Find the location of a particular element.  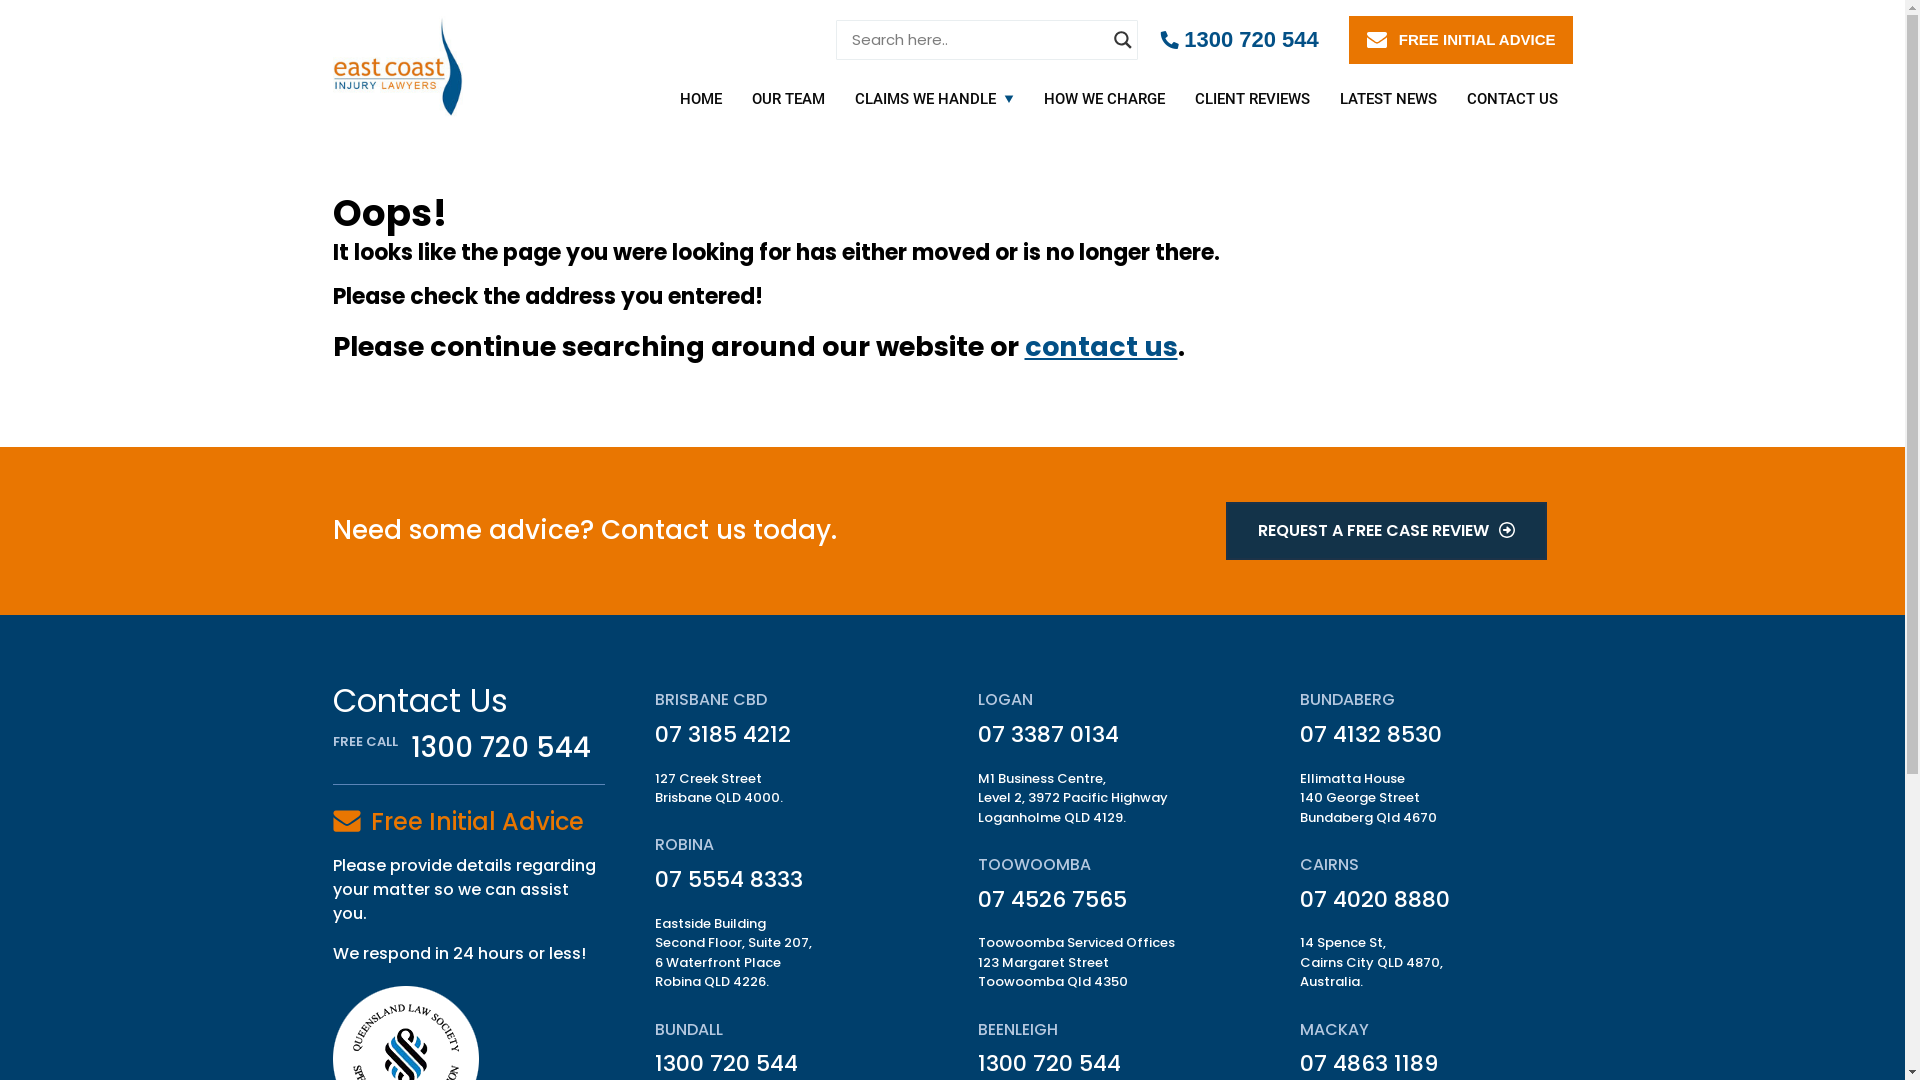

'HOME' is located at coordinates (700, 99).